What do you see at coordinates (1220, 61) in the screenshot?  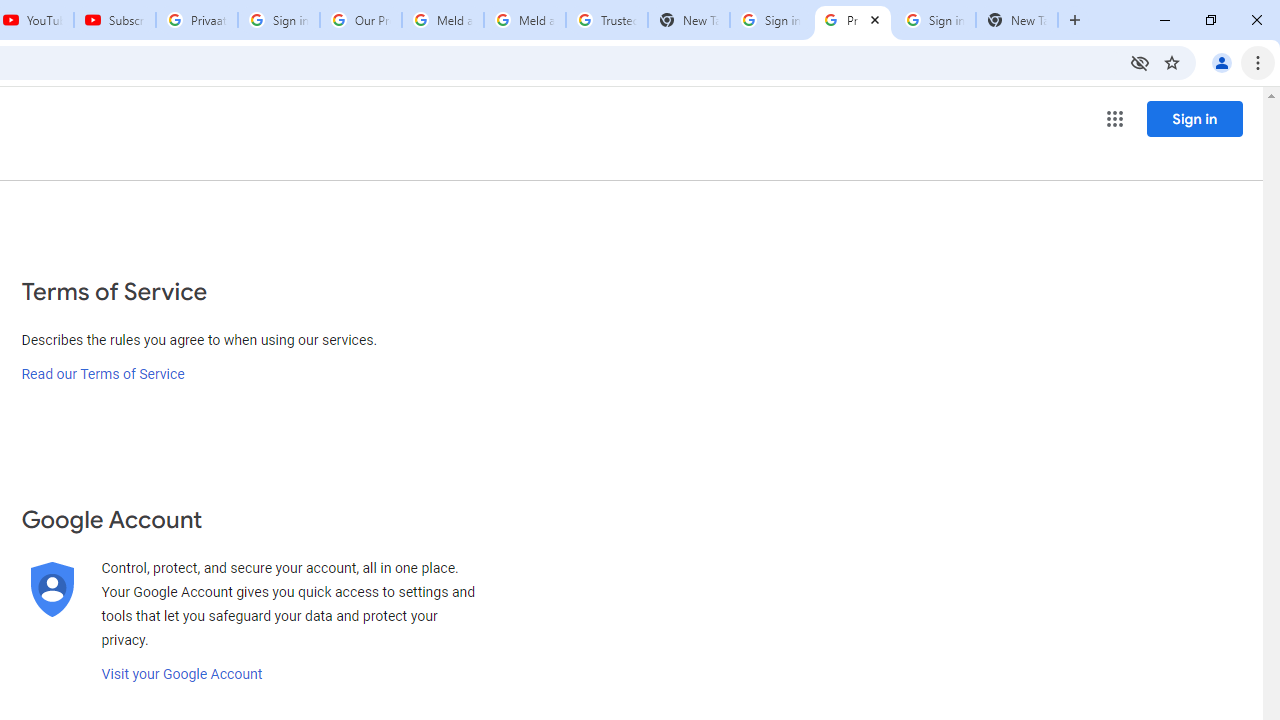 I see `'You'` at bounding box center [1220, 61].